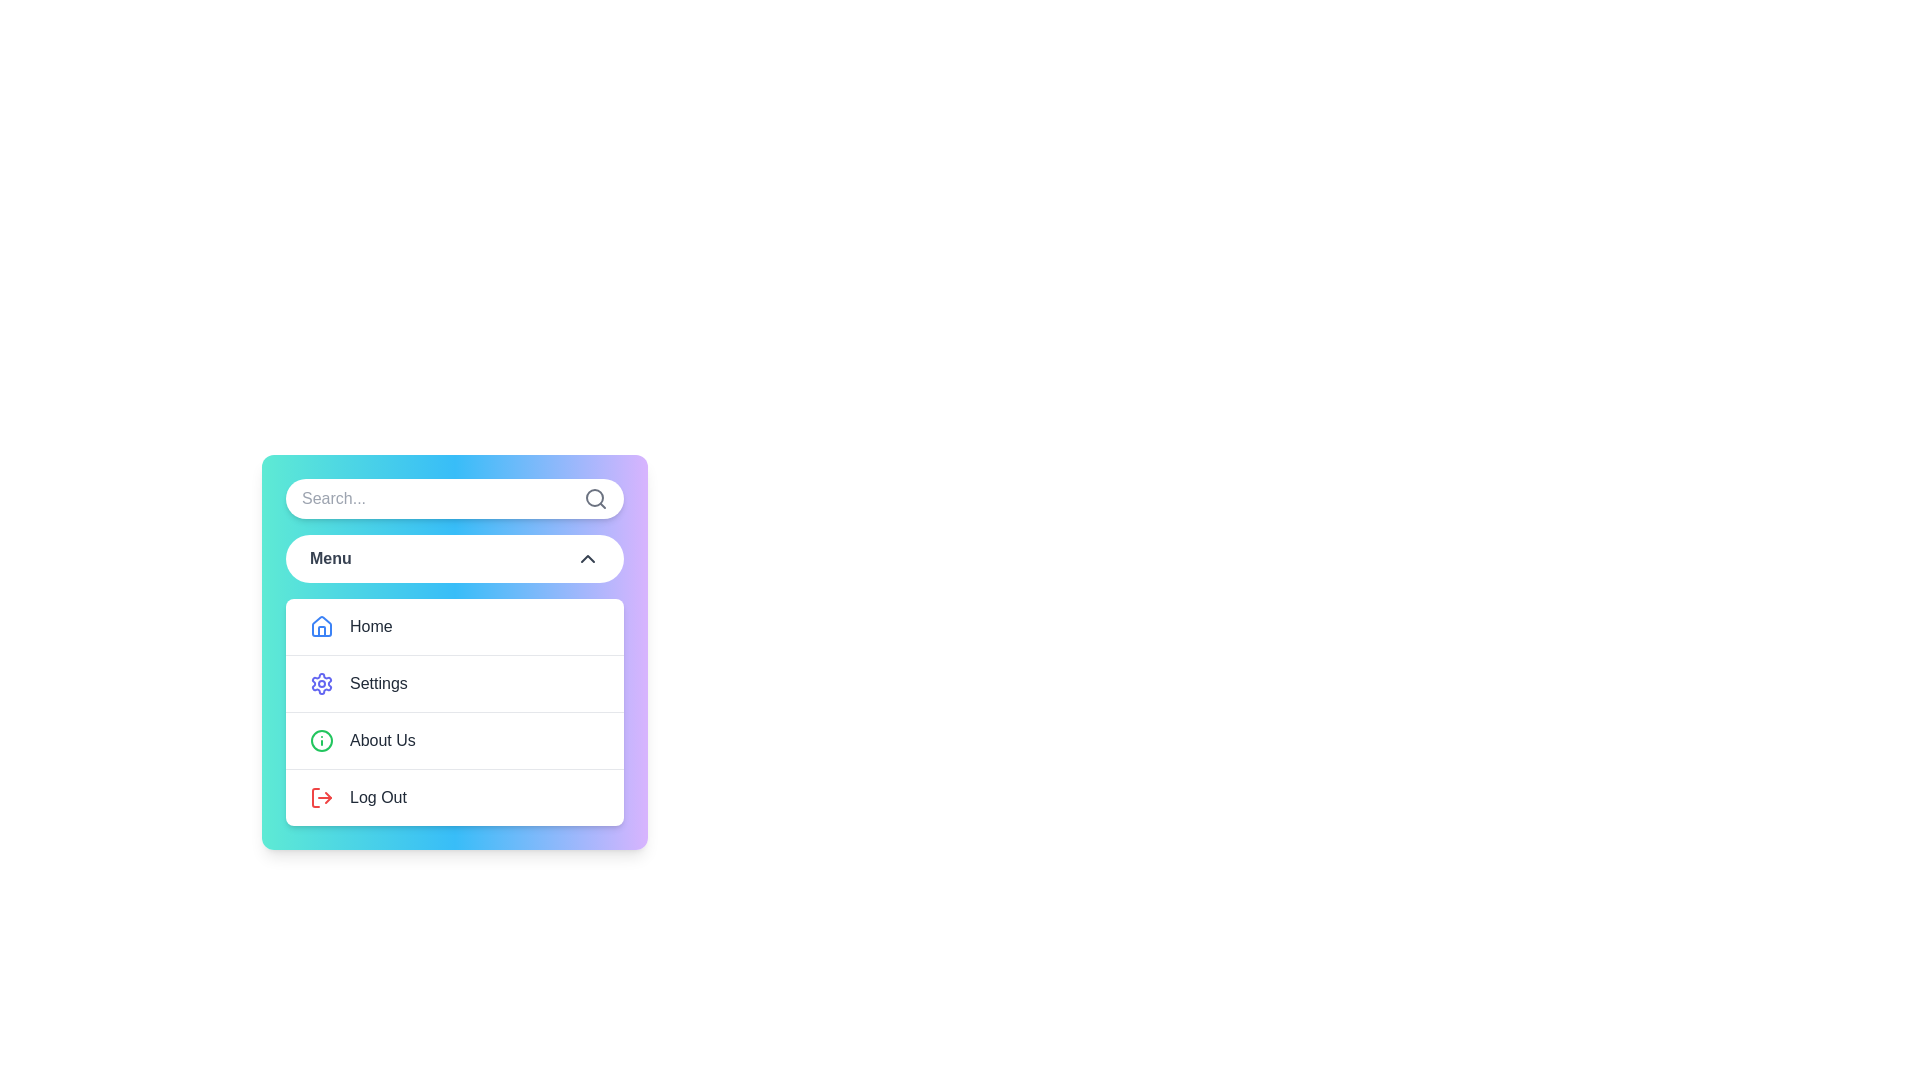  Describe the element at coordinates (594, 497) in the screenshot. I see `the search icon located at the rightmost end of the search bar to initiate a search action` at that location.